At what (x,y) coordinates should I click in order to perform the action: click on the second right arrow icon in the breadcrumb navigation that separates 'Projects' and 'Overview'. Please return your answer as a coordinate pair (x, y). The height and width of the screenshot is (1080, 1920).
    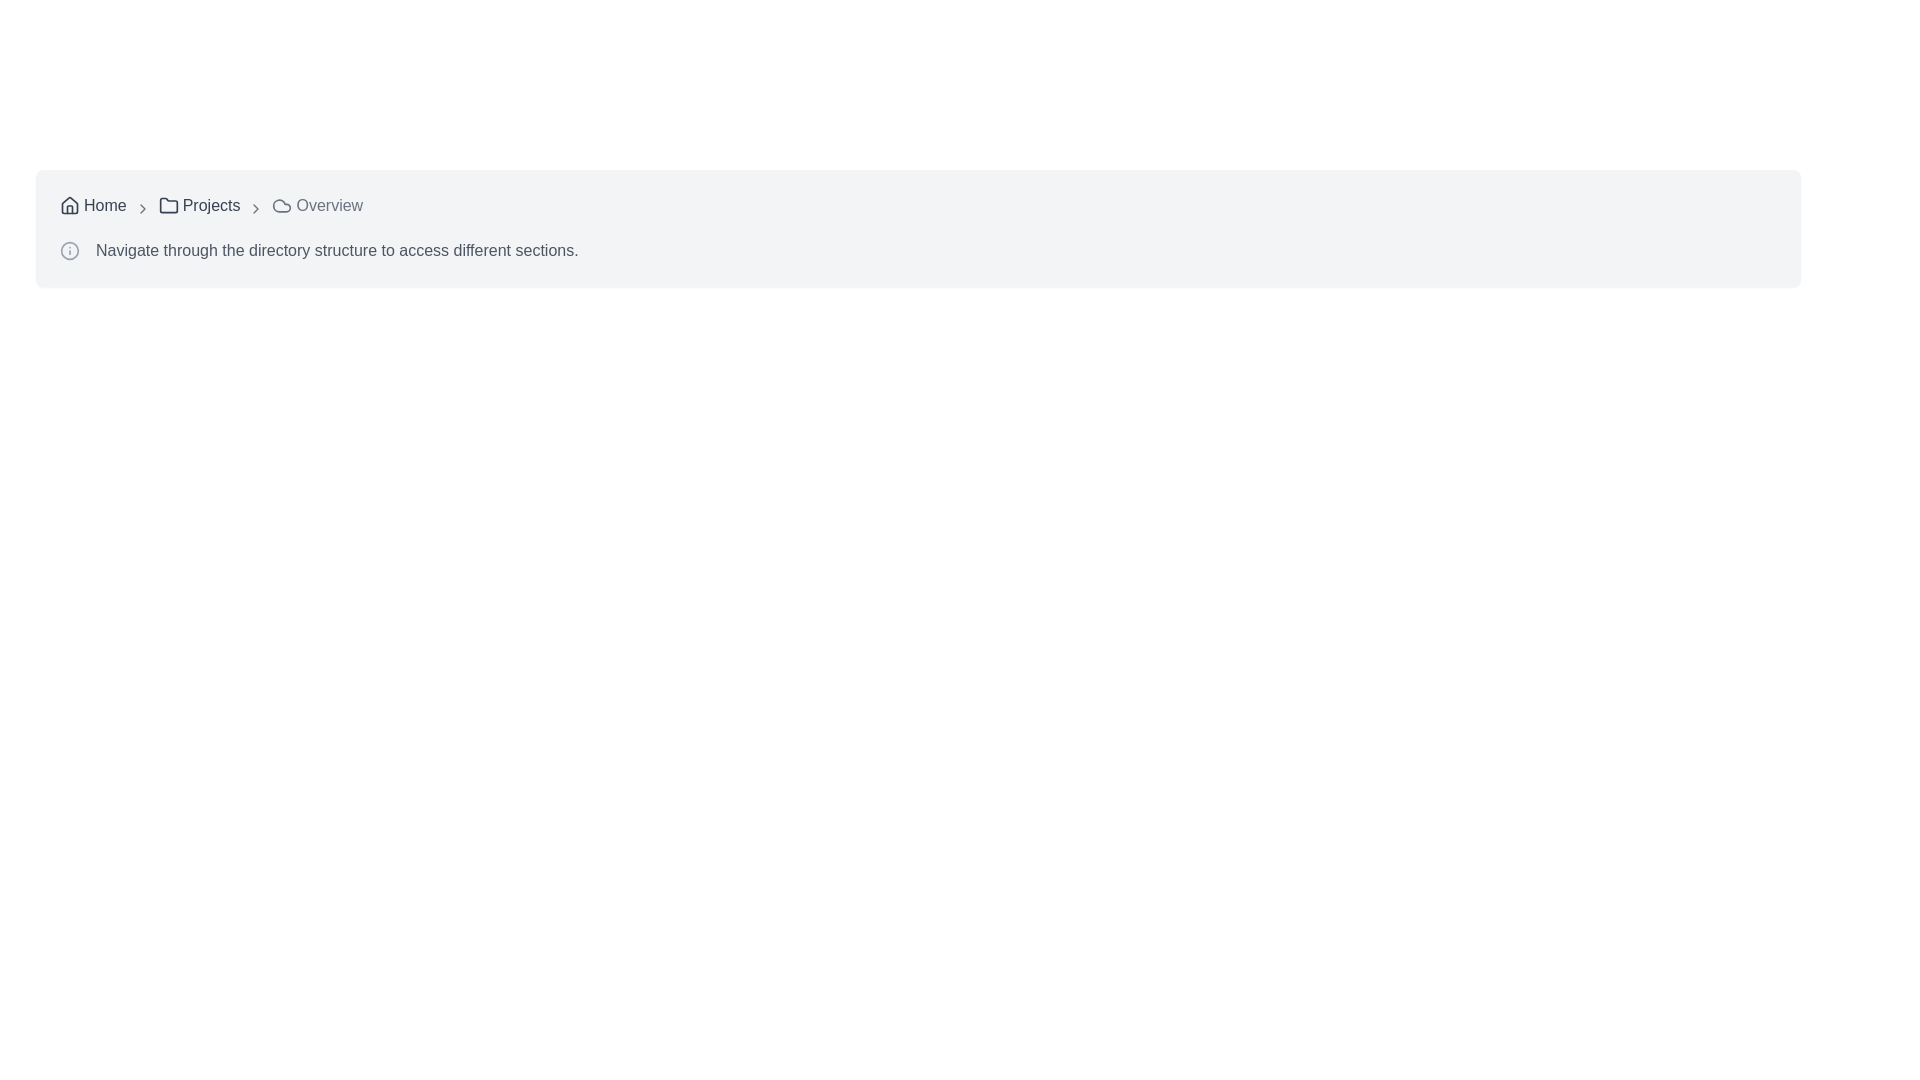
    Looking at the image, I should click on (255, 208).